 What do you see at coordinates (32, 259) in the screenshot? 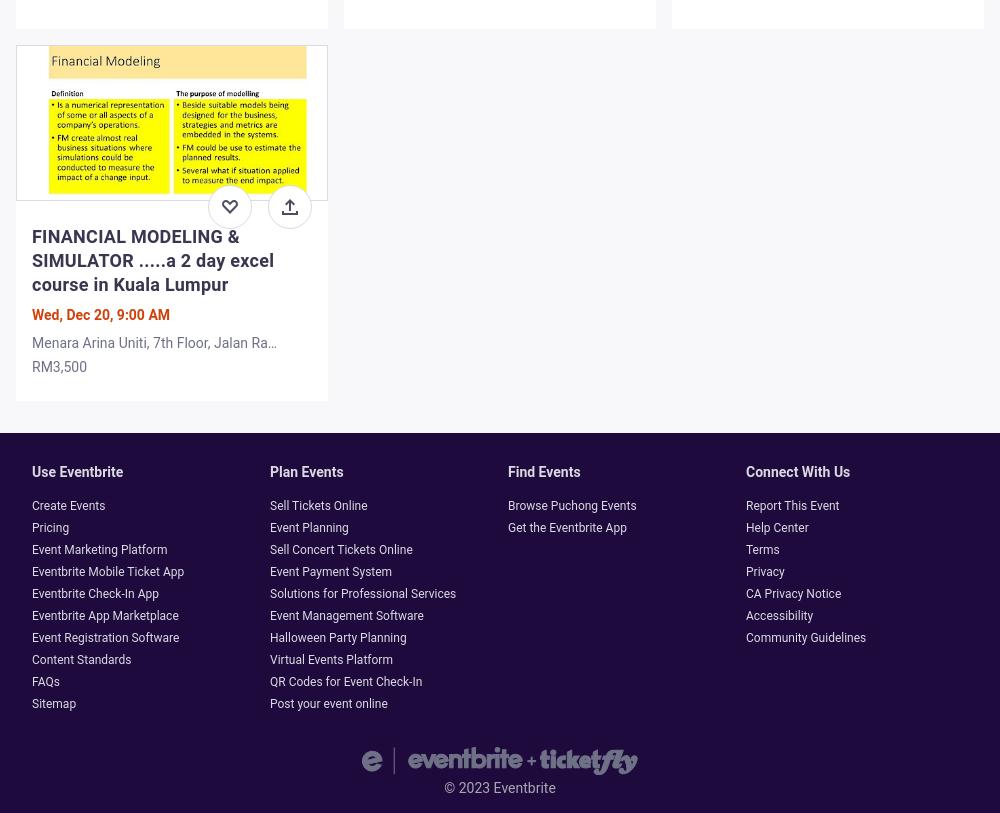
I see `'FINANCIAL MODELING & SIMULATOR .....a 2 day excel course in Kuala Lumpur'` at bounding box center [32, 259].